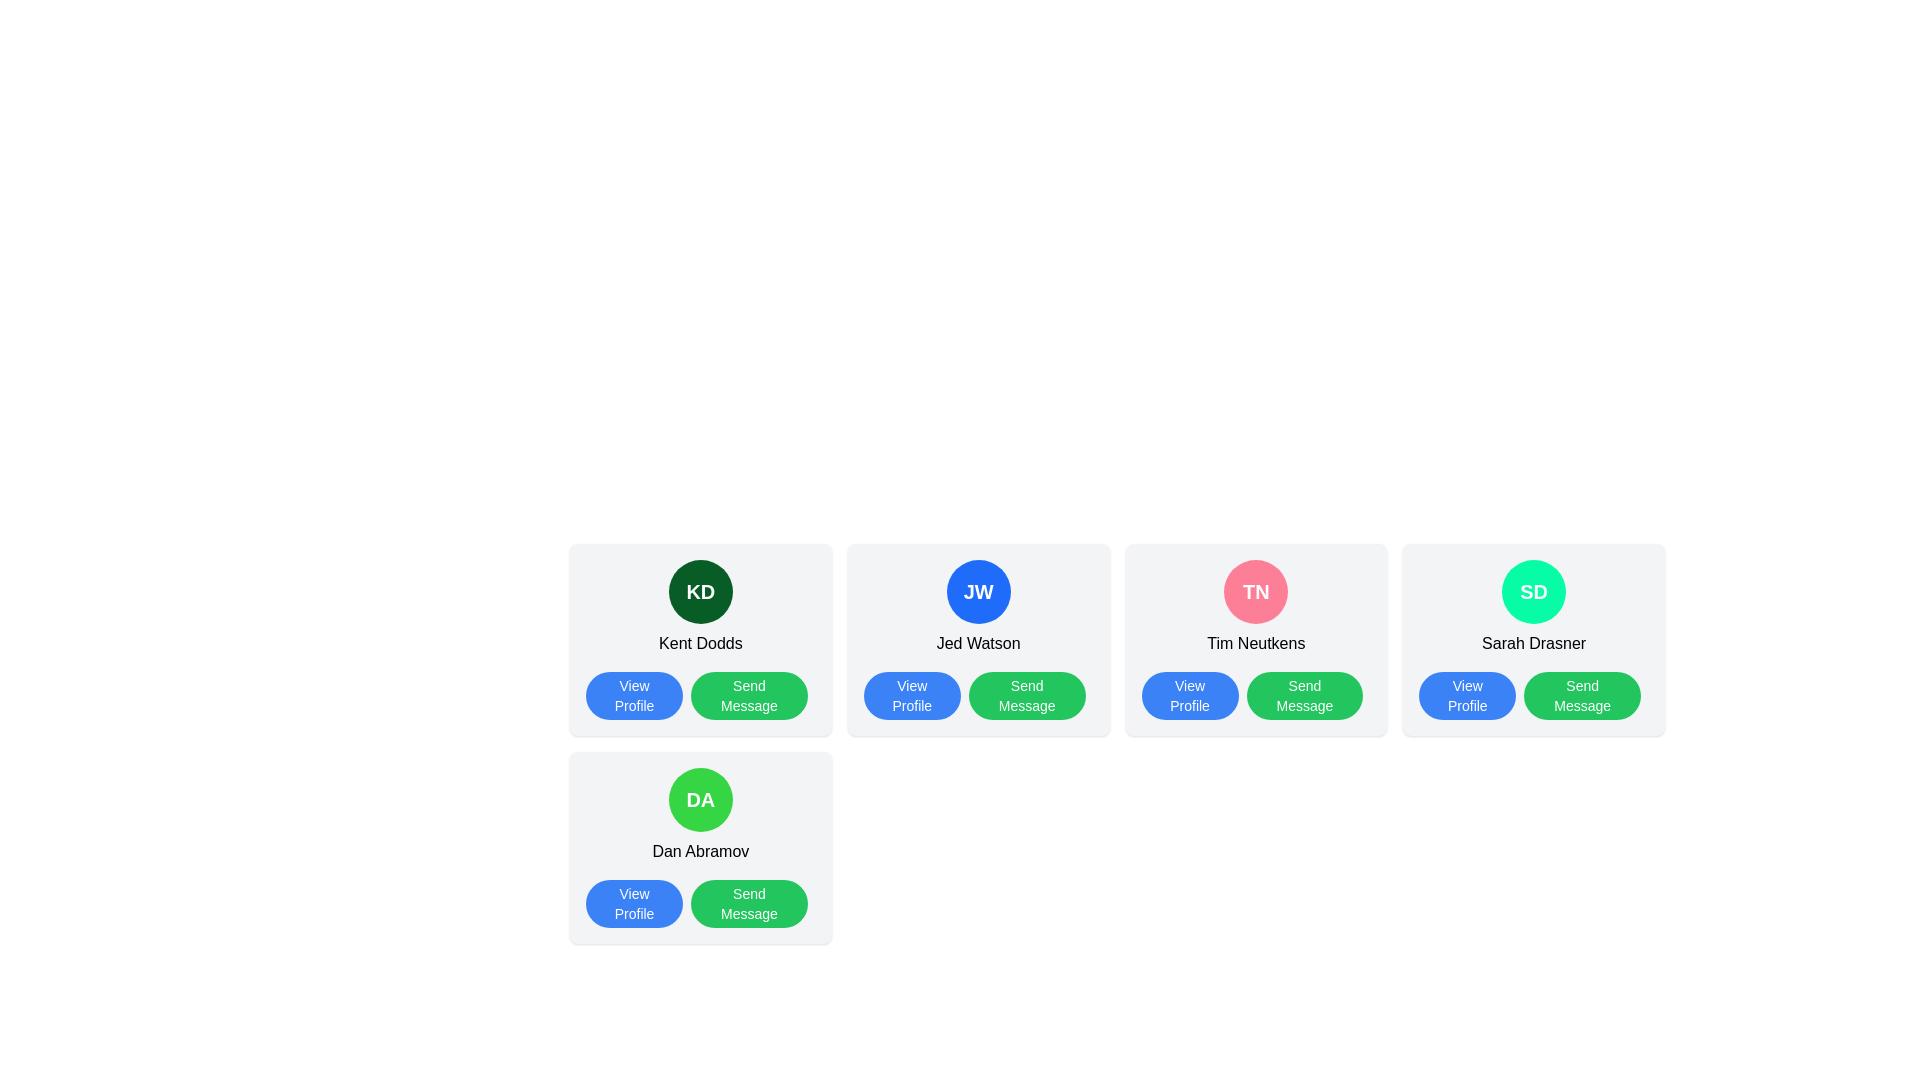 Image resolution: width=1920 pixels, height=1080 pixels. Describe the element at coordinates (633, 903) in the screenshot. I see `the 'View Profile' button` at that location.